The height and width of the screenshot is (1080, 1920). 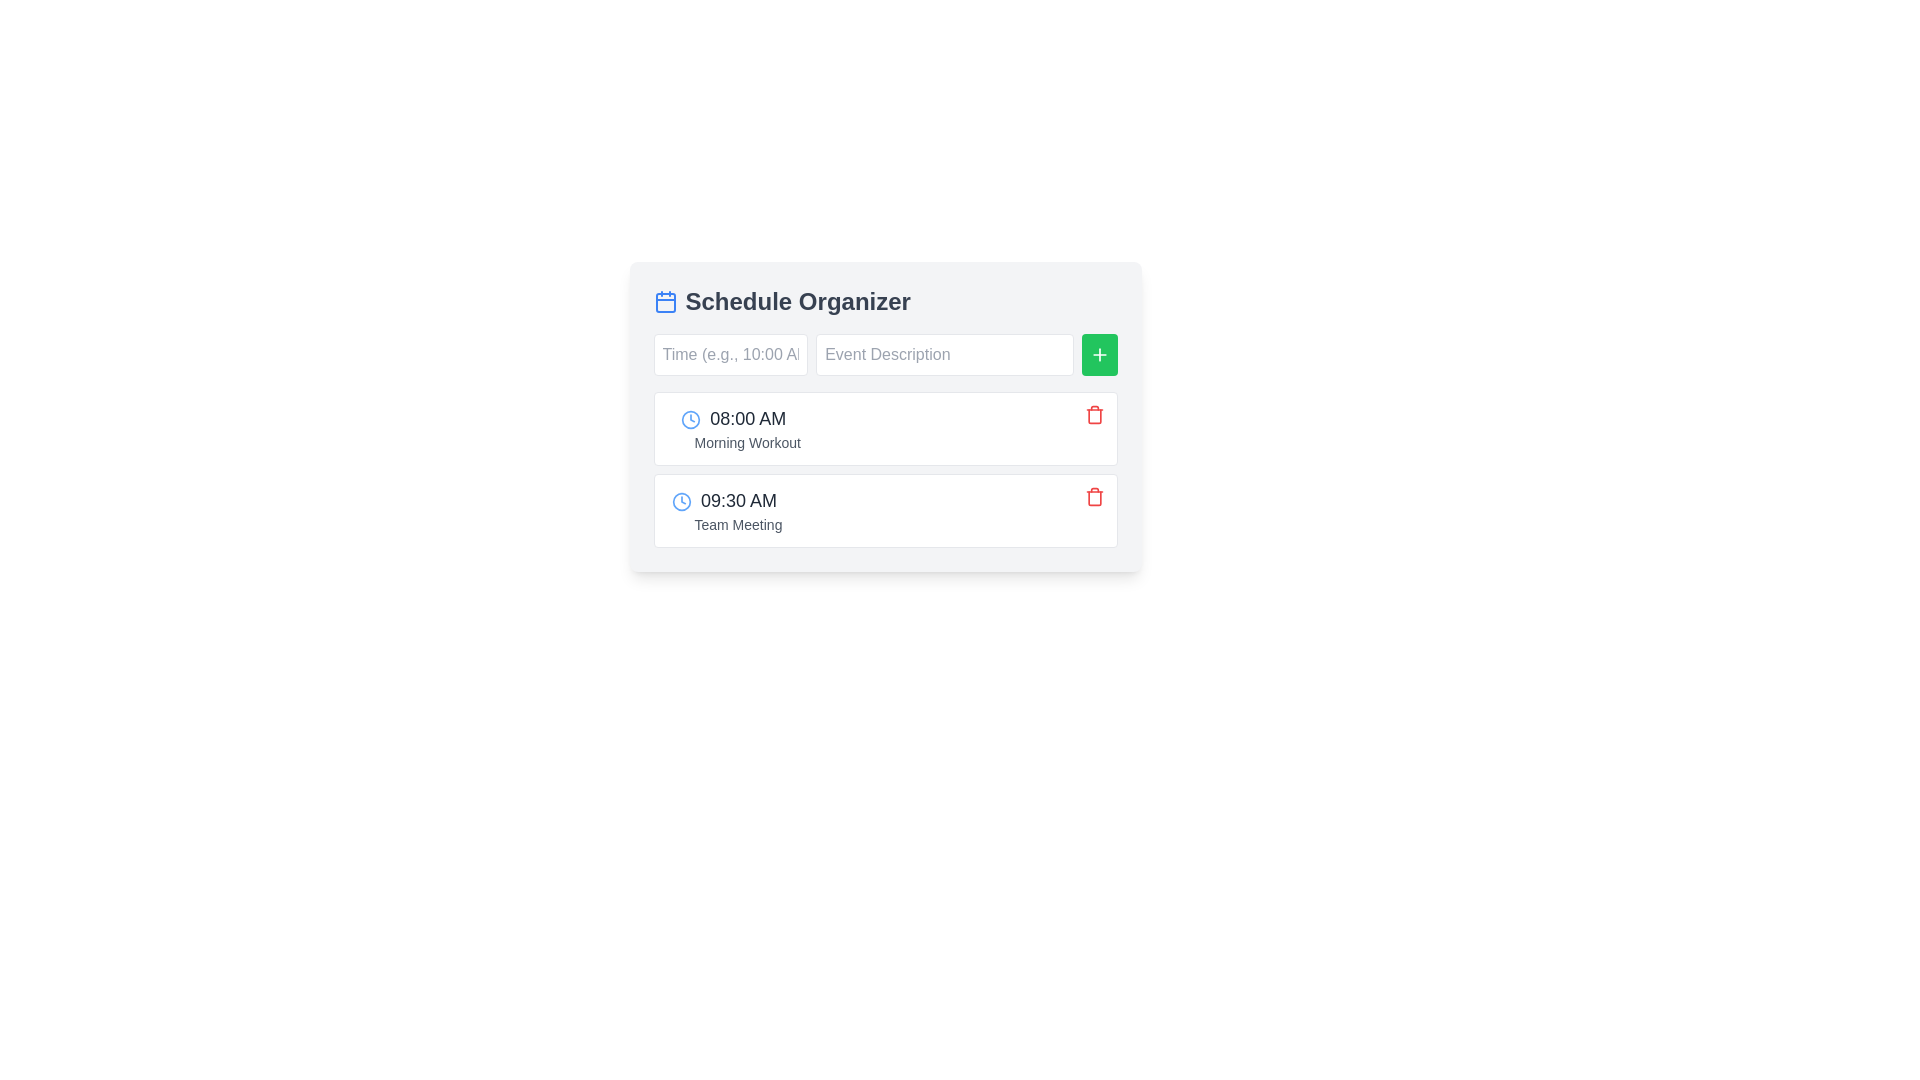 What do you see at coordinates (723, 509) in the screenshot?
I see `the Event Entry displaying '09:30 AM' and 'Team Meeting', which is the second item in the list of events within the schedule component` at bounding box center [723, 509].